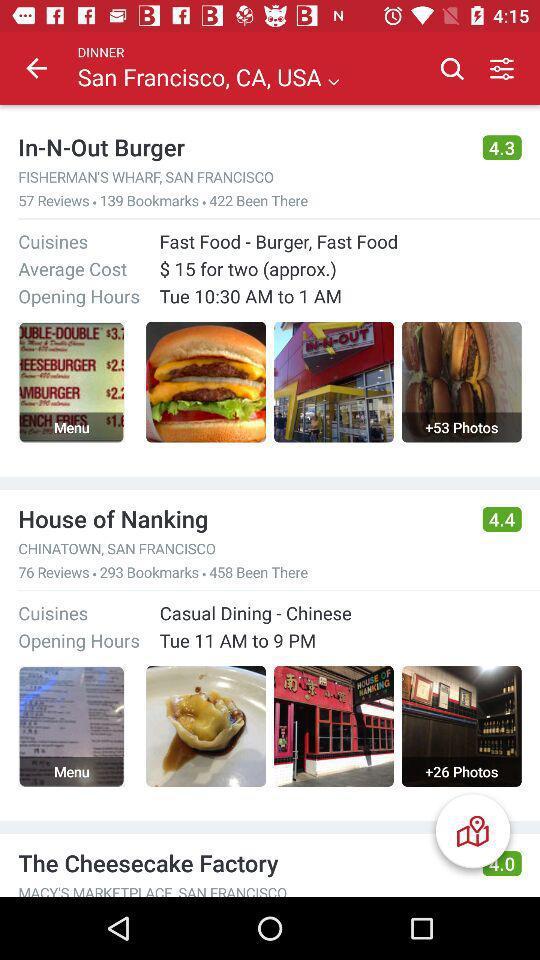  What do you see at coordinates (54, 572) in the screenshot?
I see `76 reviews item` at bounding box center [54, 572].